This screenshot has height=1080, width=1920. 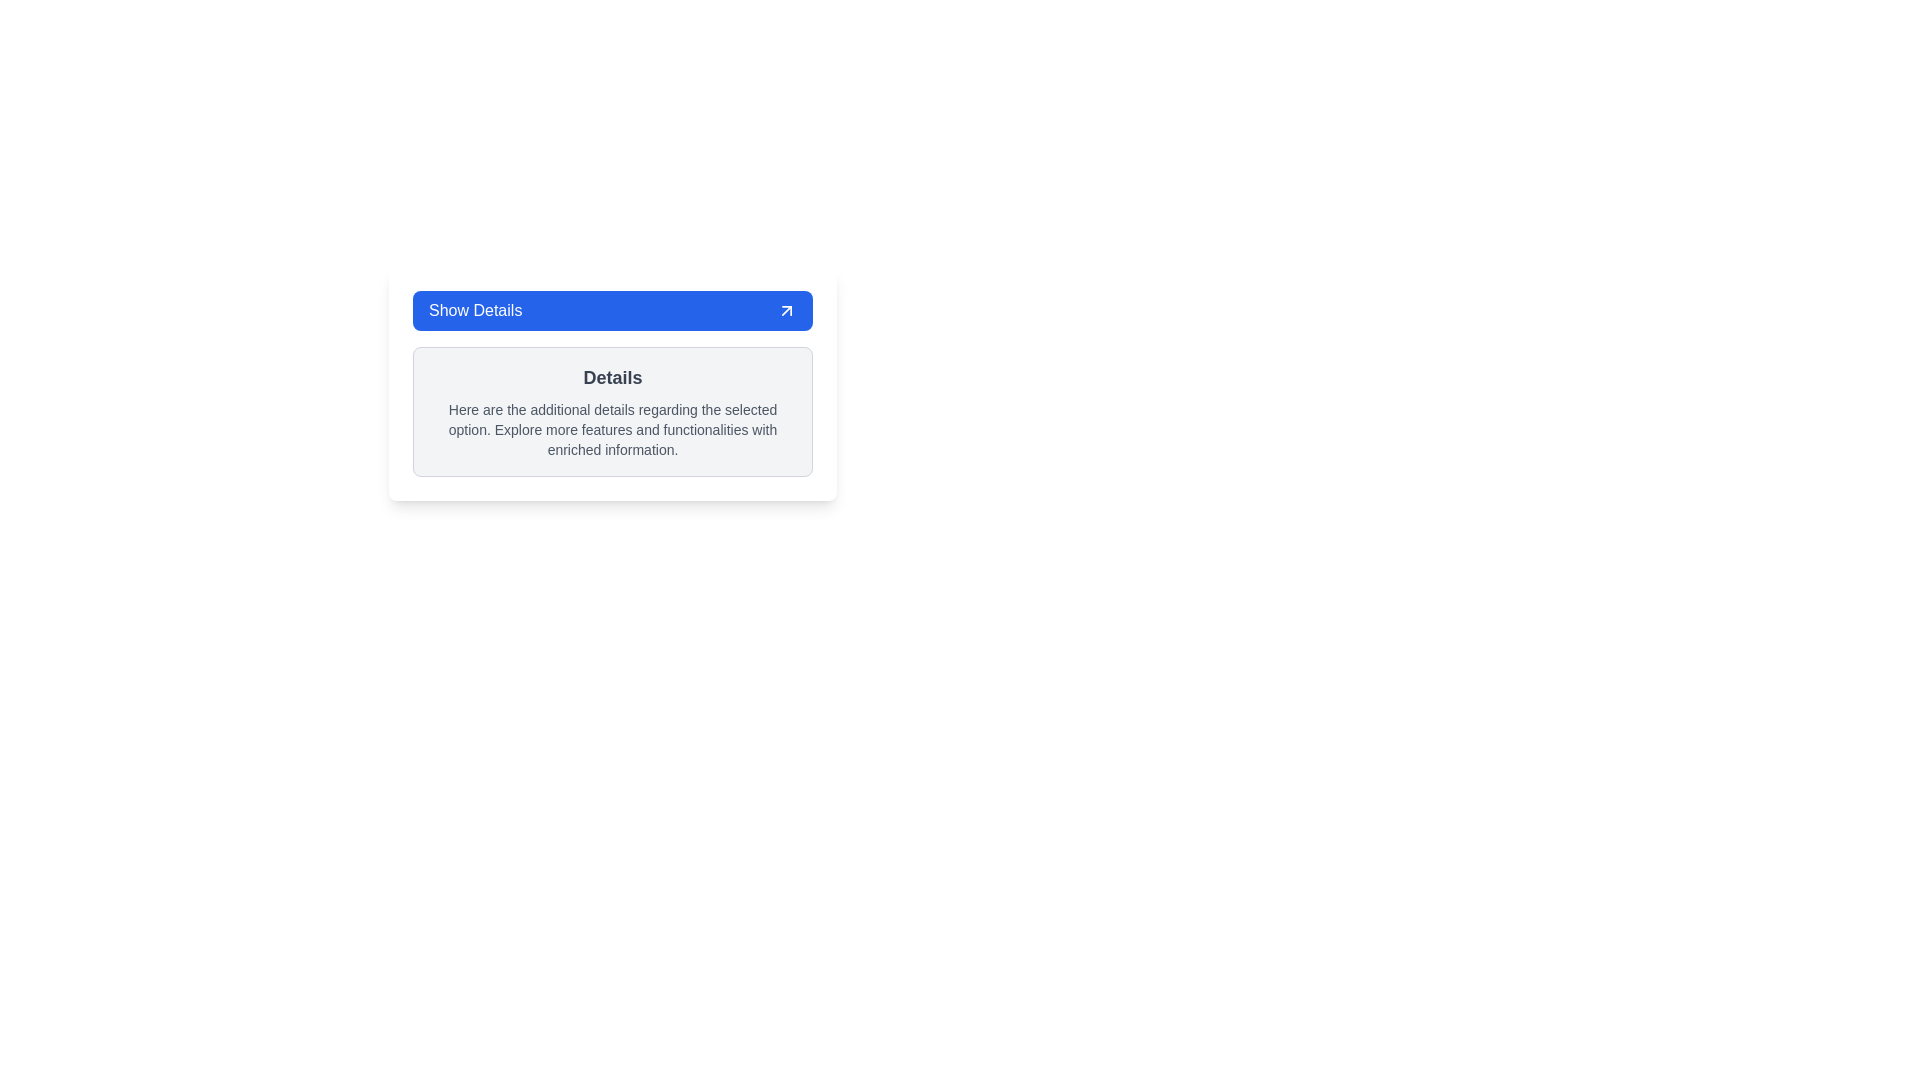 I want to click on text block displaying additional details below the 'Details' heading, which is styled with a smaller gray font and contains enriched information, so click(x=612, y=428).